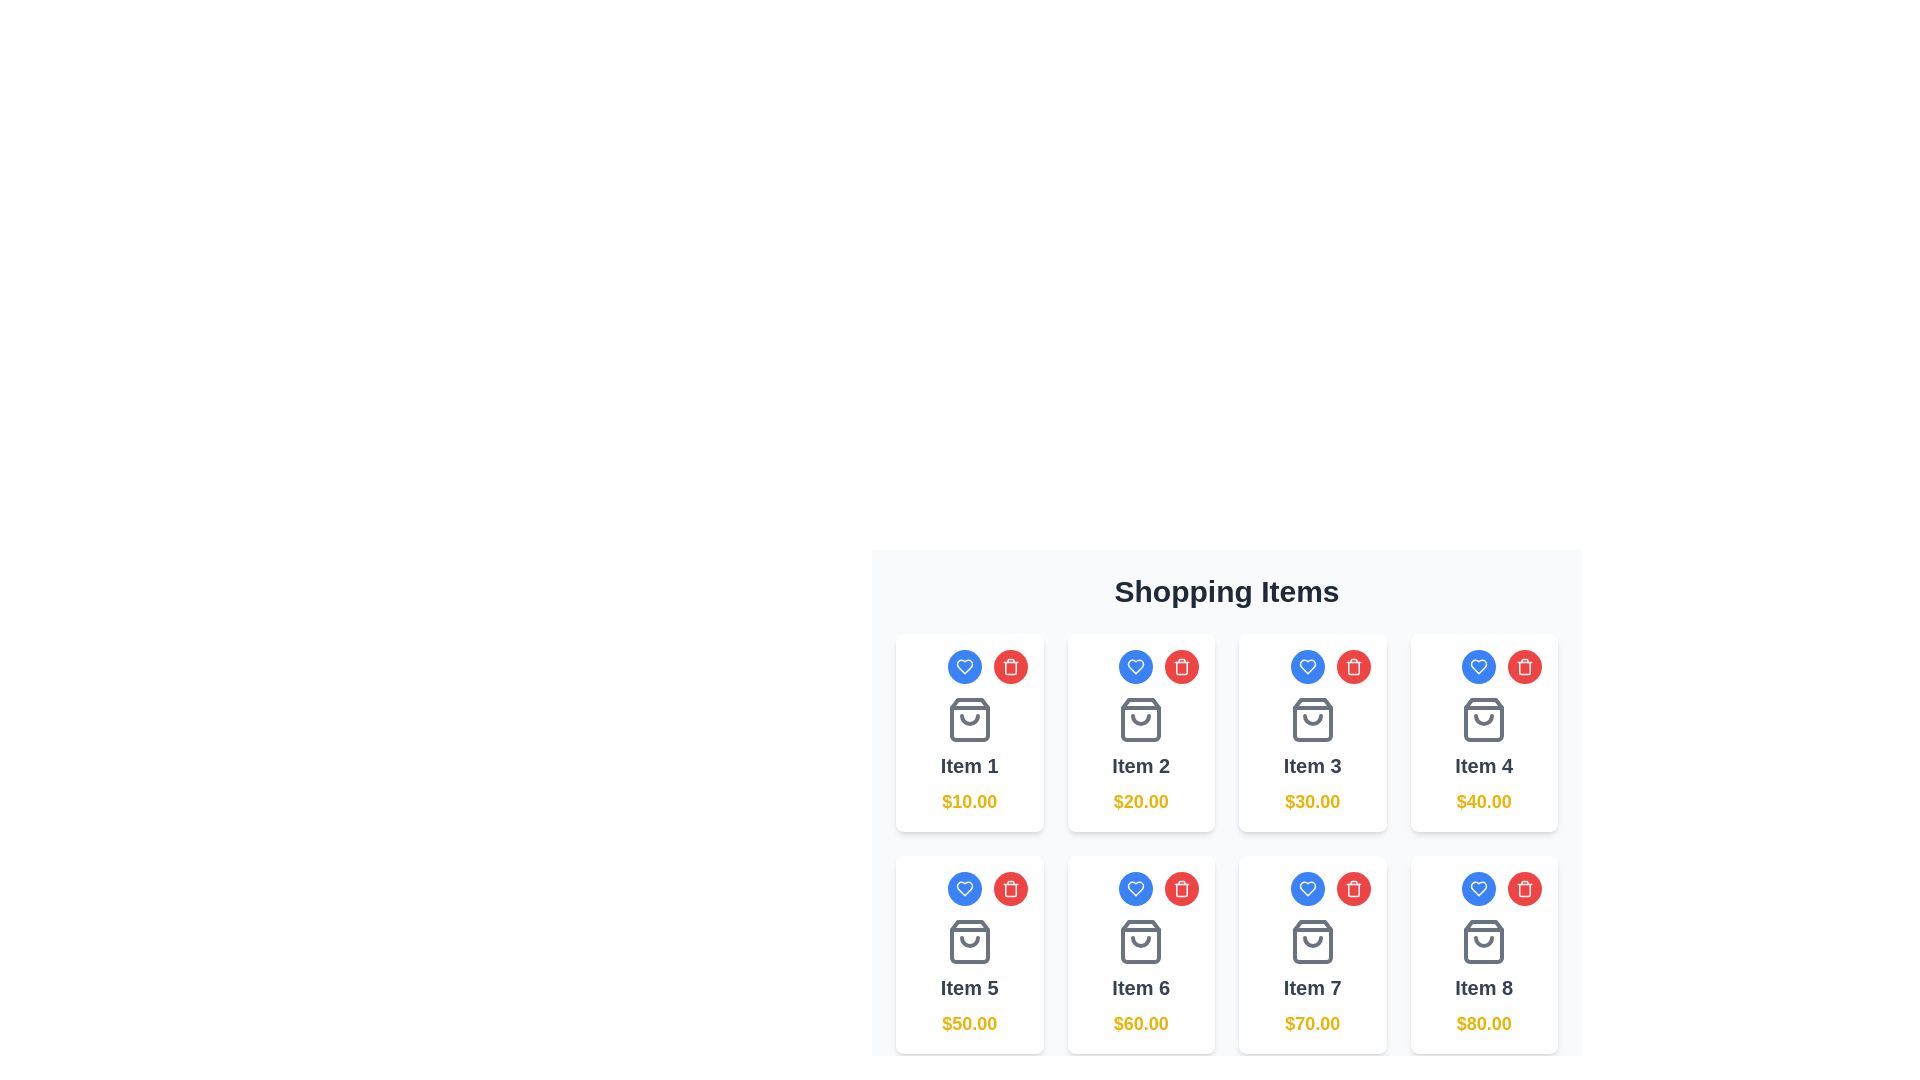 The width and height of the screenshot is (1920, 1080). Describe the element at coordinates (1484, 941) in the screenshot. I see `the shopping bag icon located in the eighth shopping item card, which is visually represented as a gray icon with a handle, centrally positioned under 'Item 8' and above the price '$80.00'` at that location.